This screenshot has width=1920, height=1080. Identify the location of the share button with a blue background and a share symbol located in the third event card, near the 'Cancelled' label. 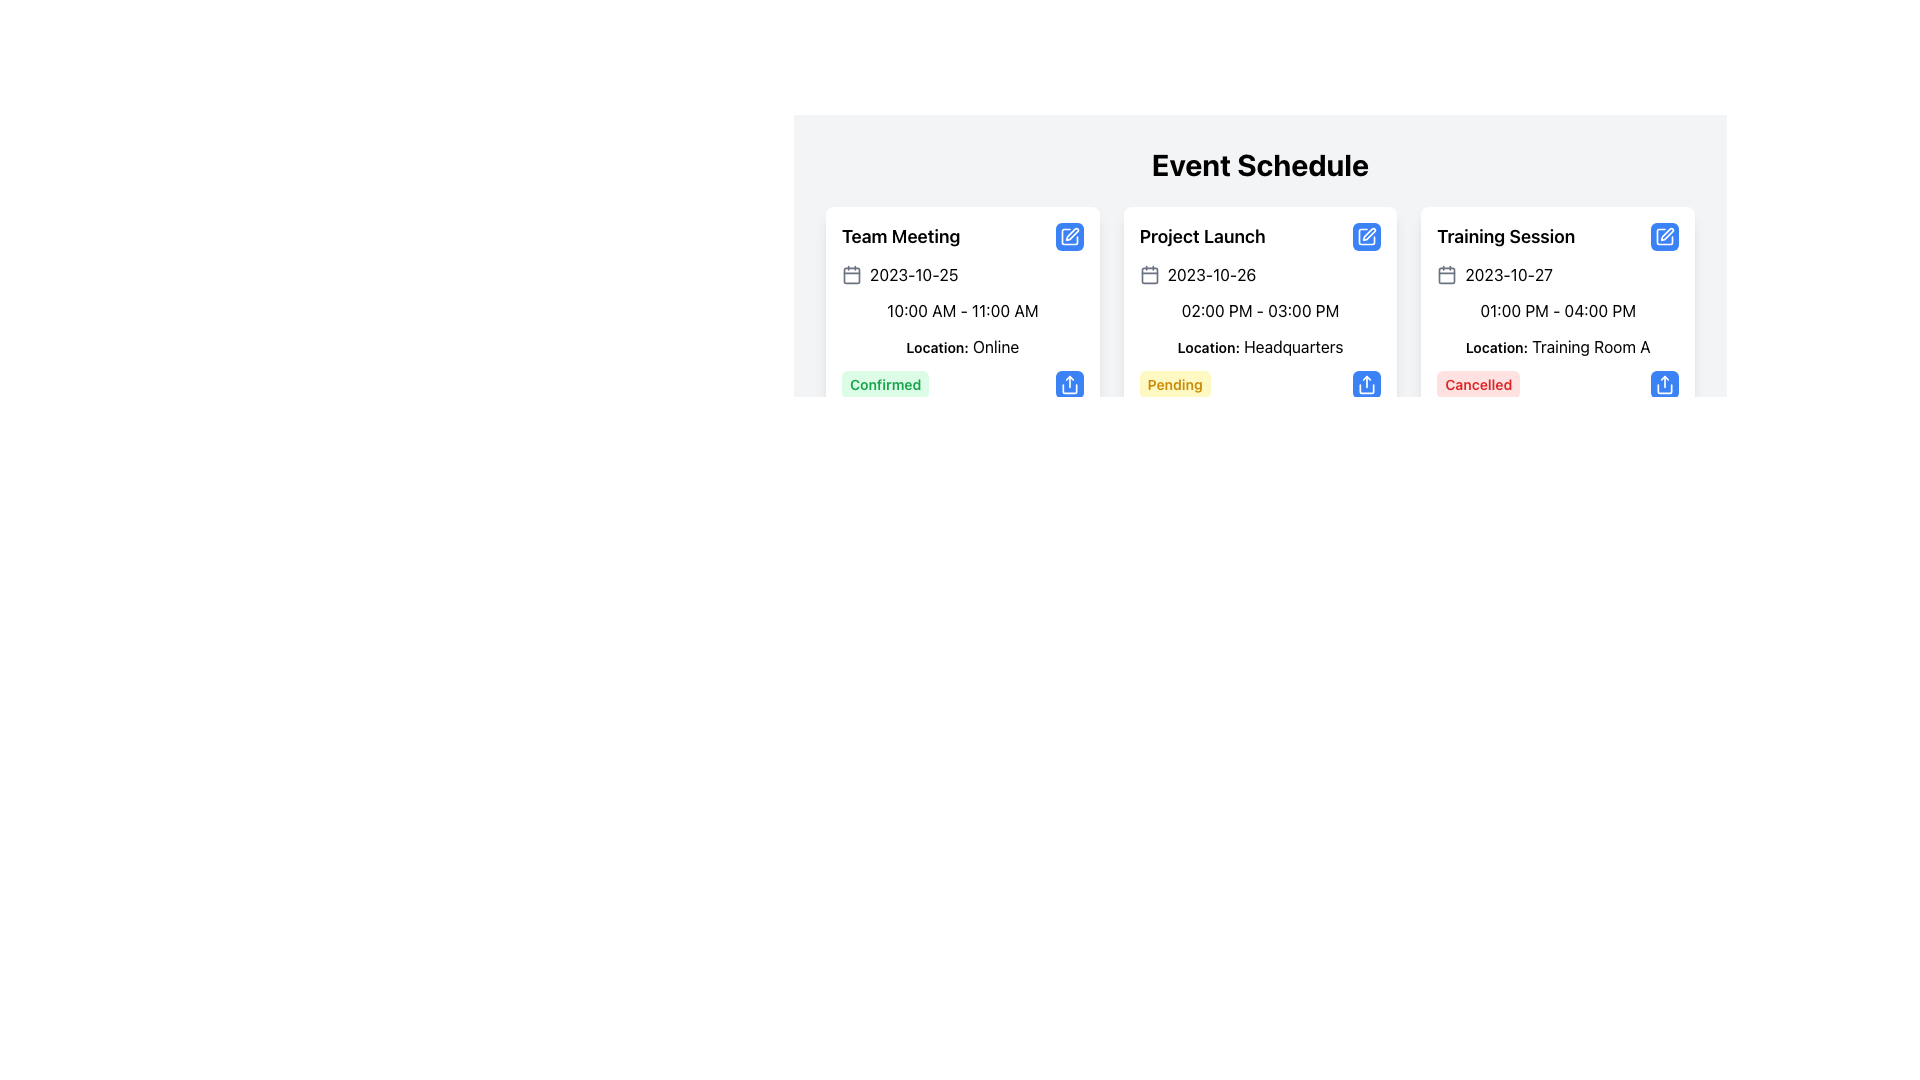
(1366, 385).